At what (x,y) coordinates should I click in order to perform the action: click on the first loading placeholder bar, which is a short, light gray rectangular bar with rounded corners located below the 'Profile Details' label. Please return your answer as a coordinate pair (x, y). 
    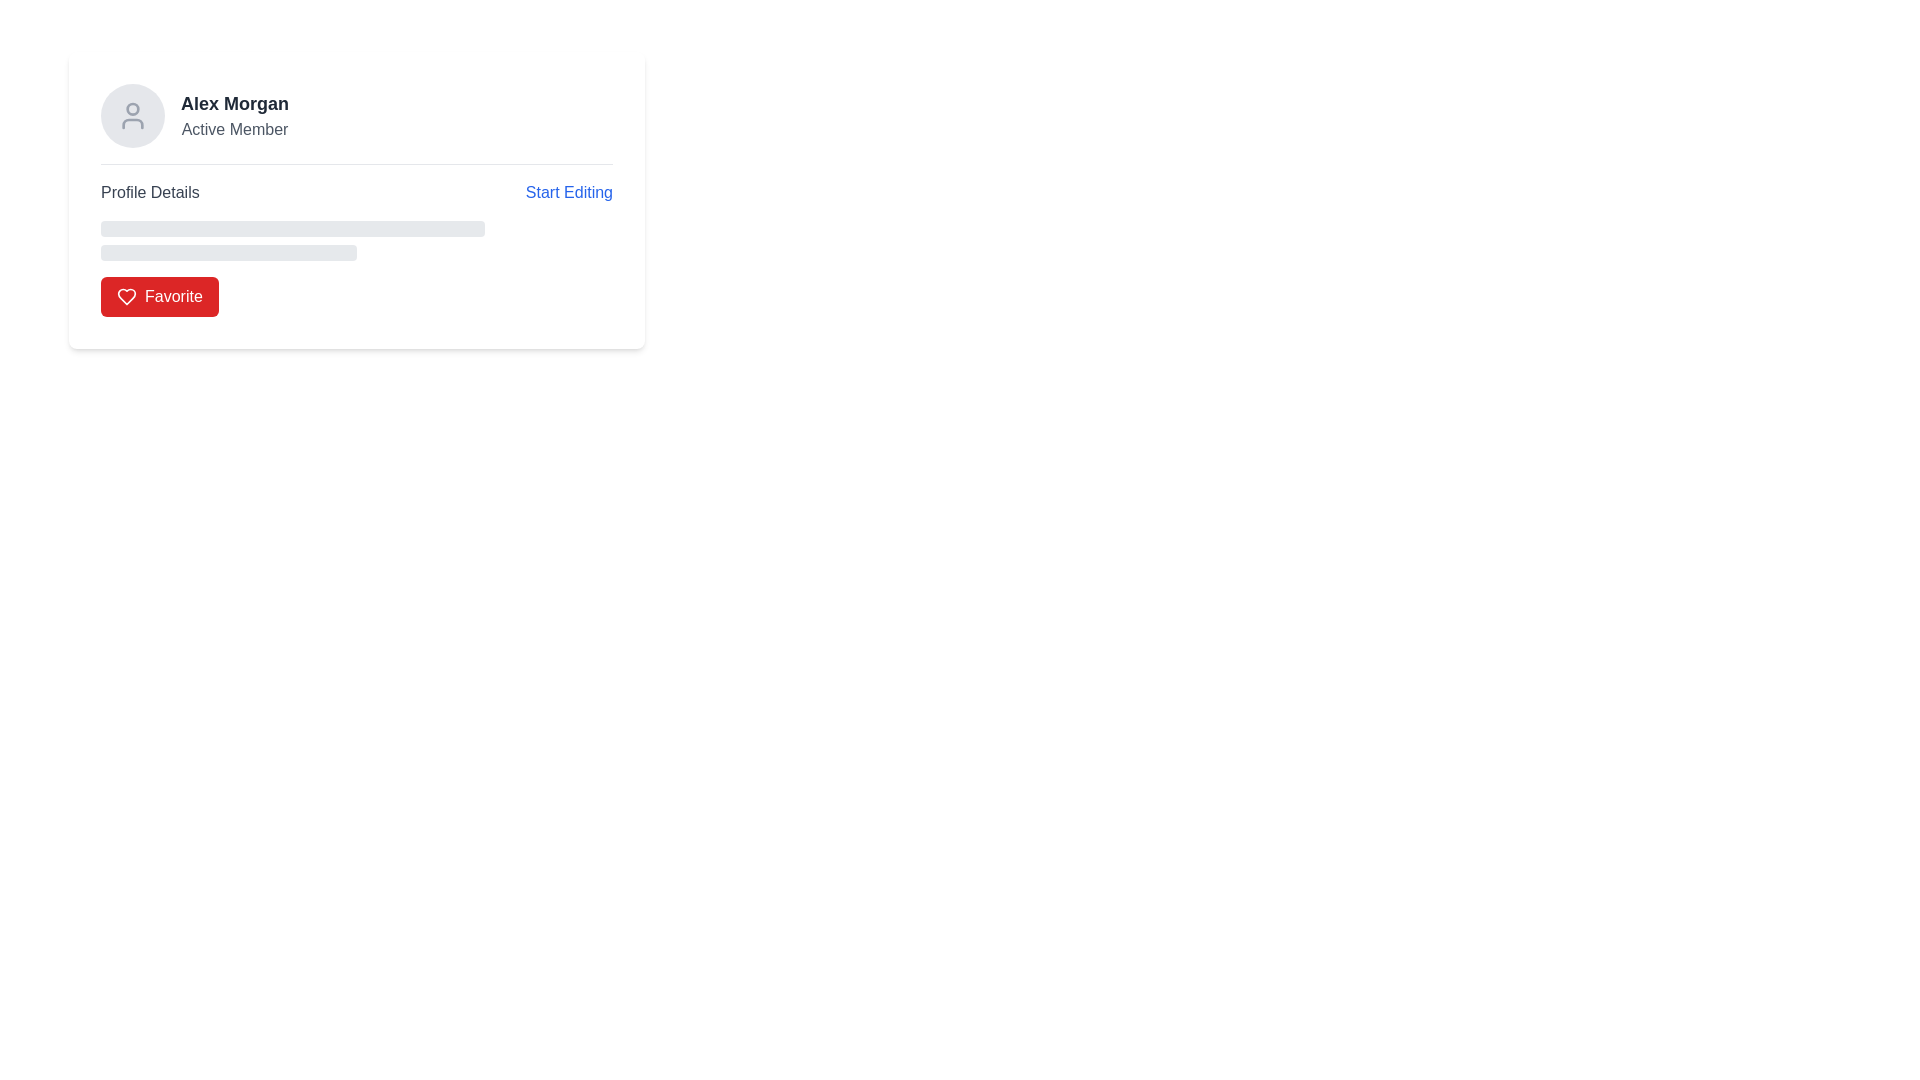
    Looking at the image, I should click on (291, 227).